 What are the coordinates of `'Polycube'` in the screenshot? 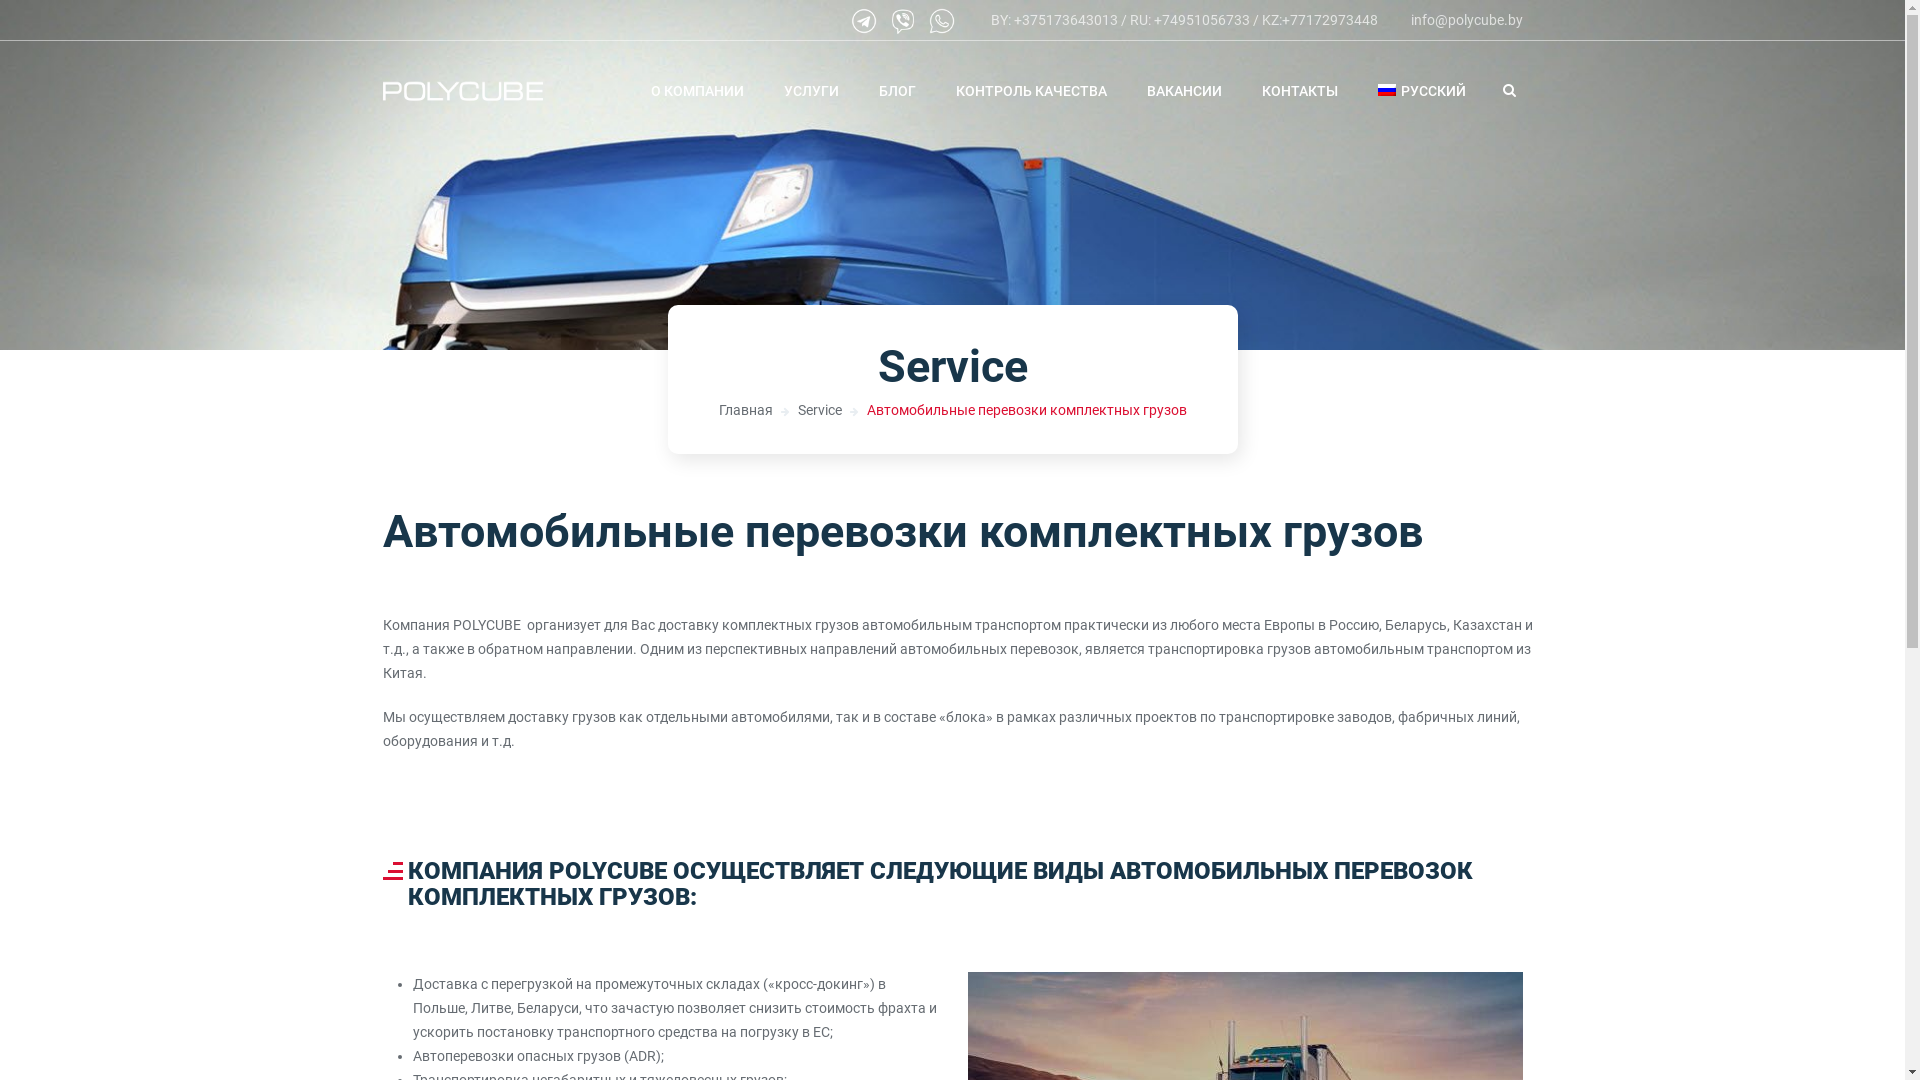 It's located at (460, 91).